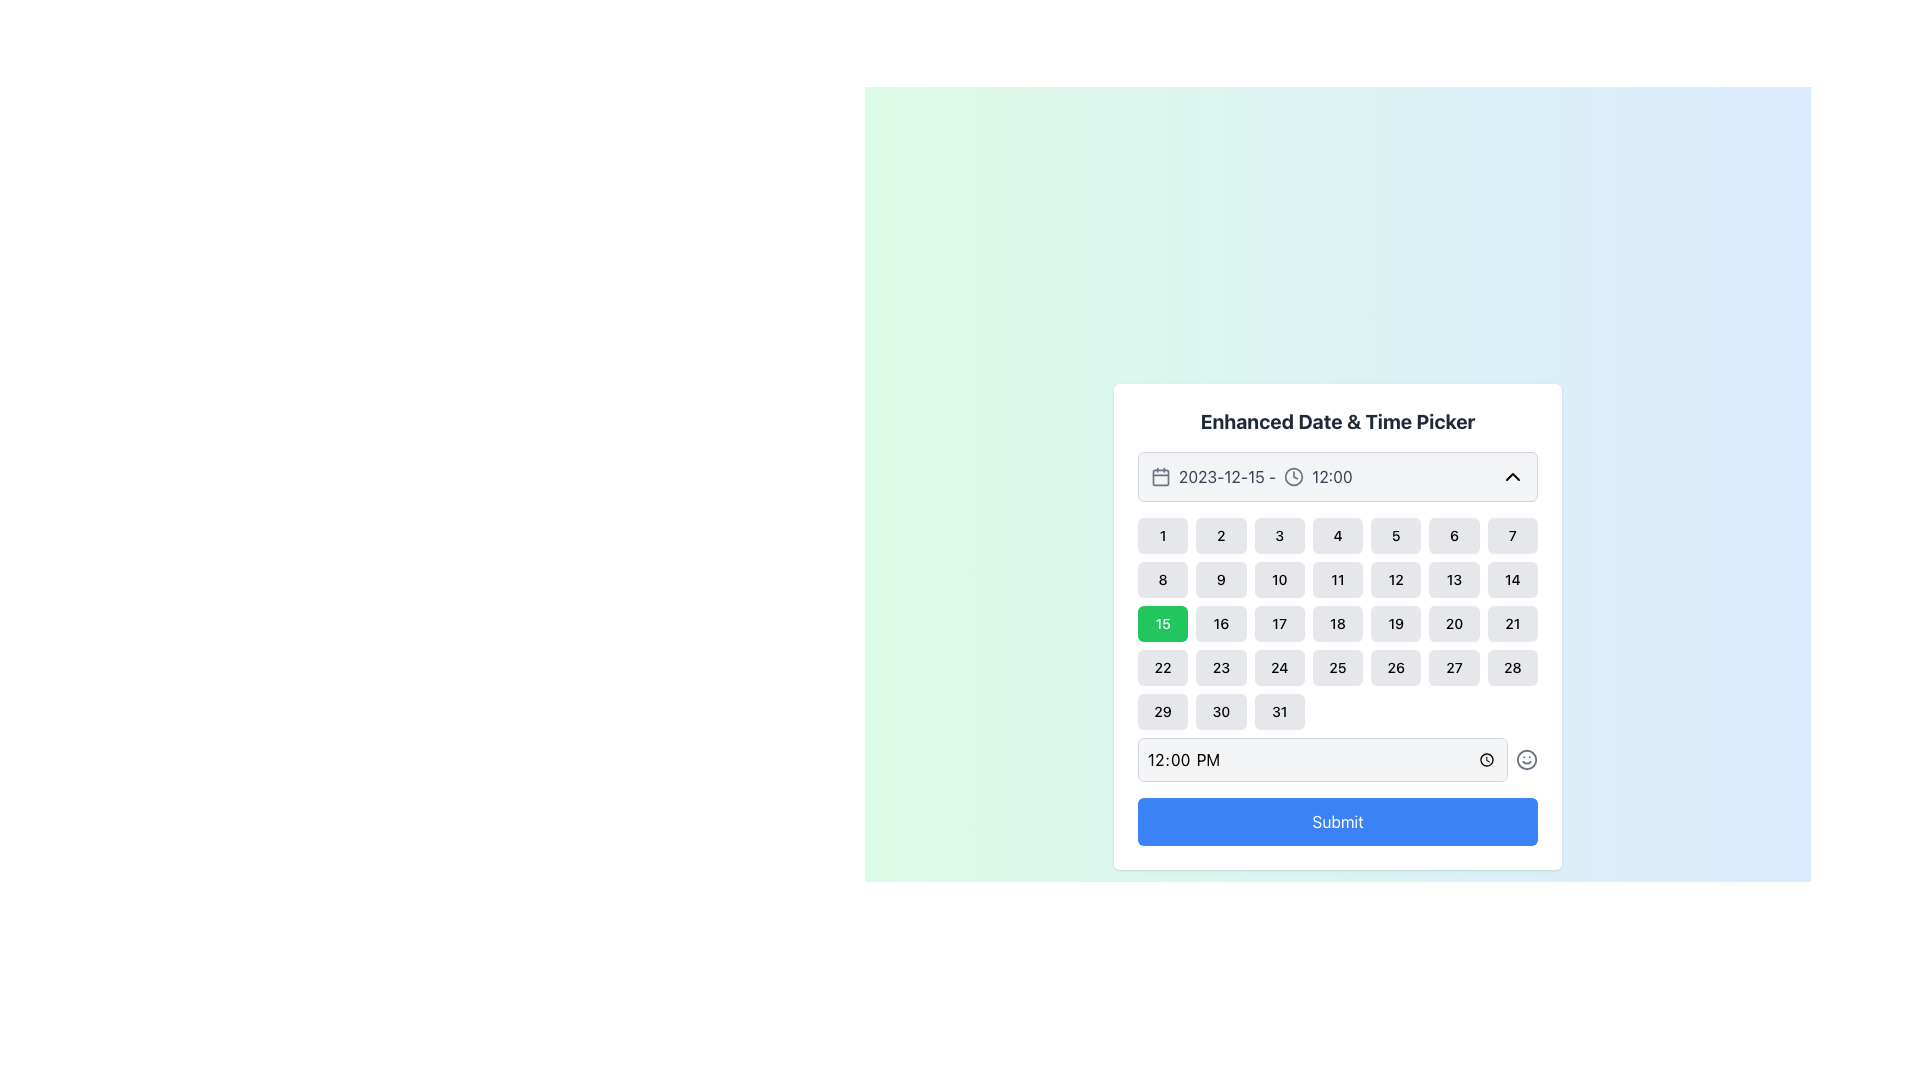 This screenshot has height=1080, width=1920. I want to click on the rounded rectangular button labeled '7' with a light gray background located in the first row, seventh column of the grid to trigger hover effects, so click(1512, 535).